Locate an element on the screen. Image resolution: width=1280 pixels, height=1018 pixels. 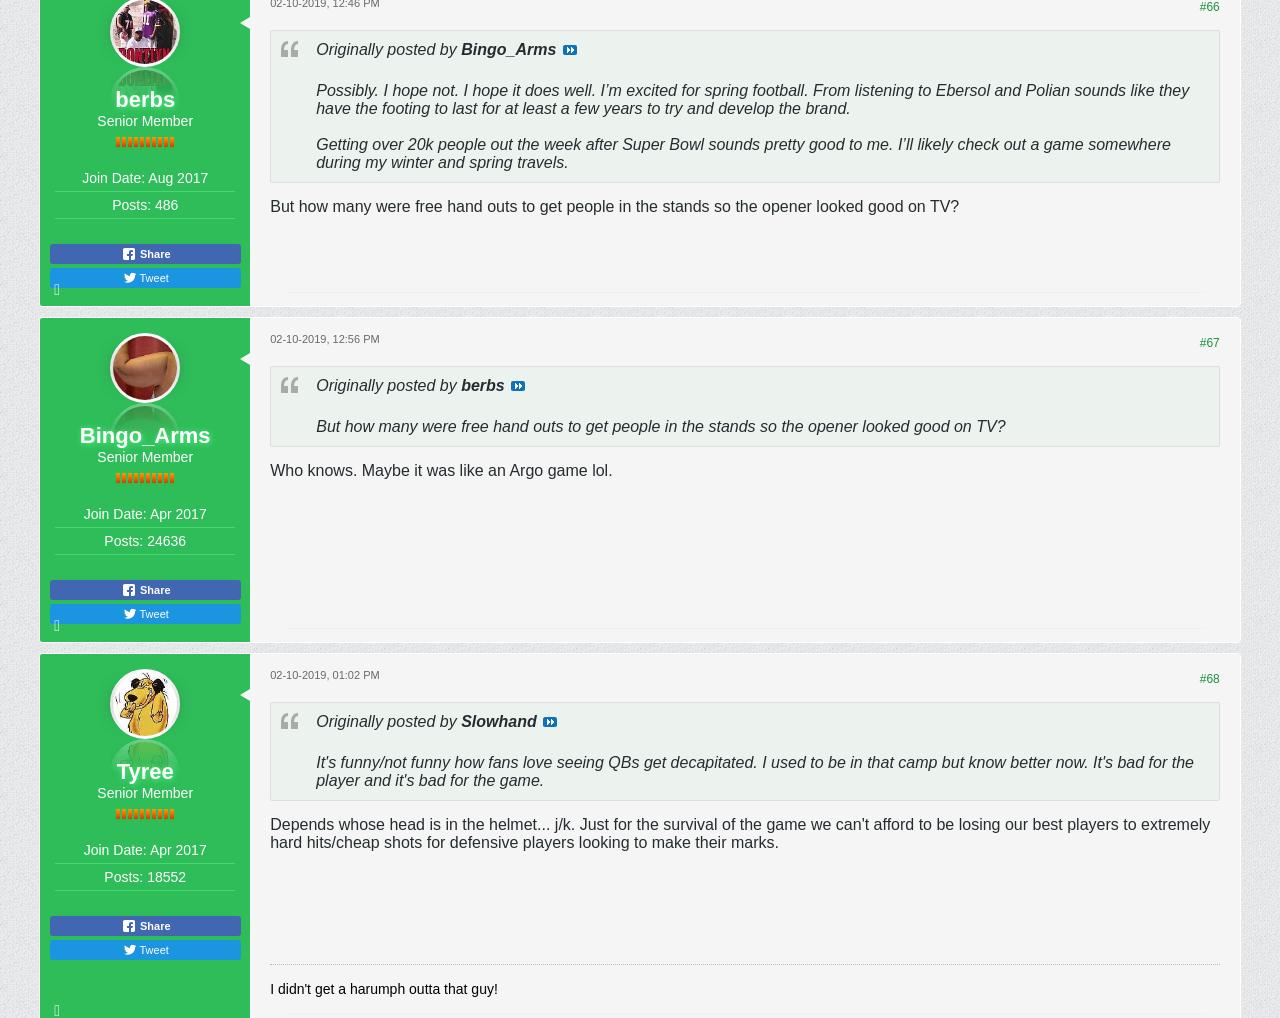
'It's funny/not funny how fans love seeing QBs get decapitated. I used to be in that camp but know better now. It's bad for the player and it's bad for the game.' is located at coordinates (753, 770).